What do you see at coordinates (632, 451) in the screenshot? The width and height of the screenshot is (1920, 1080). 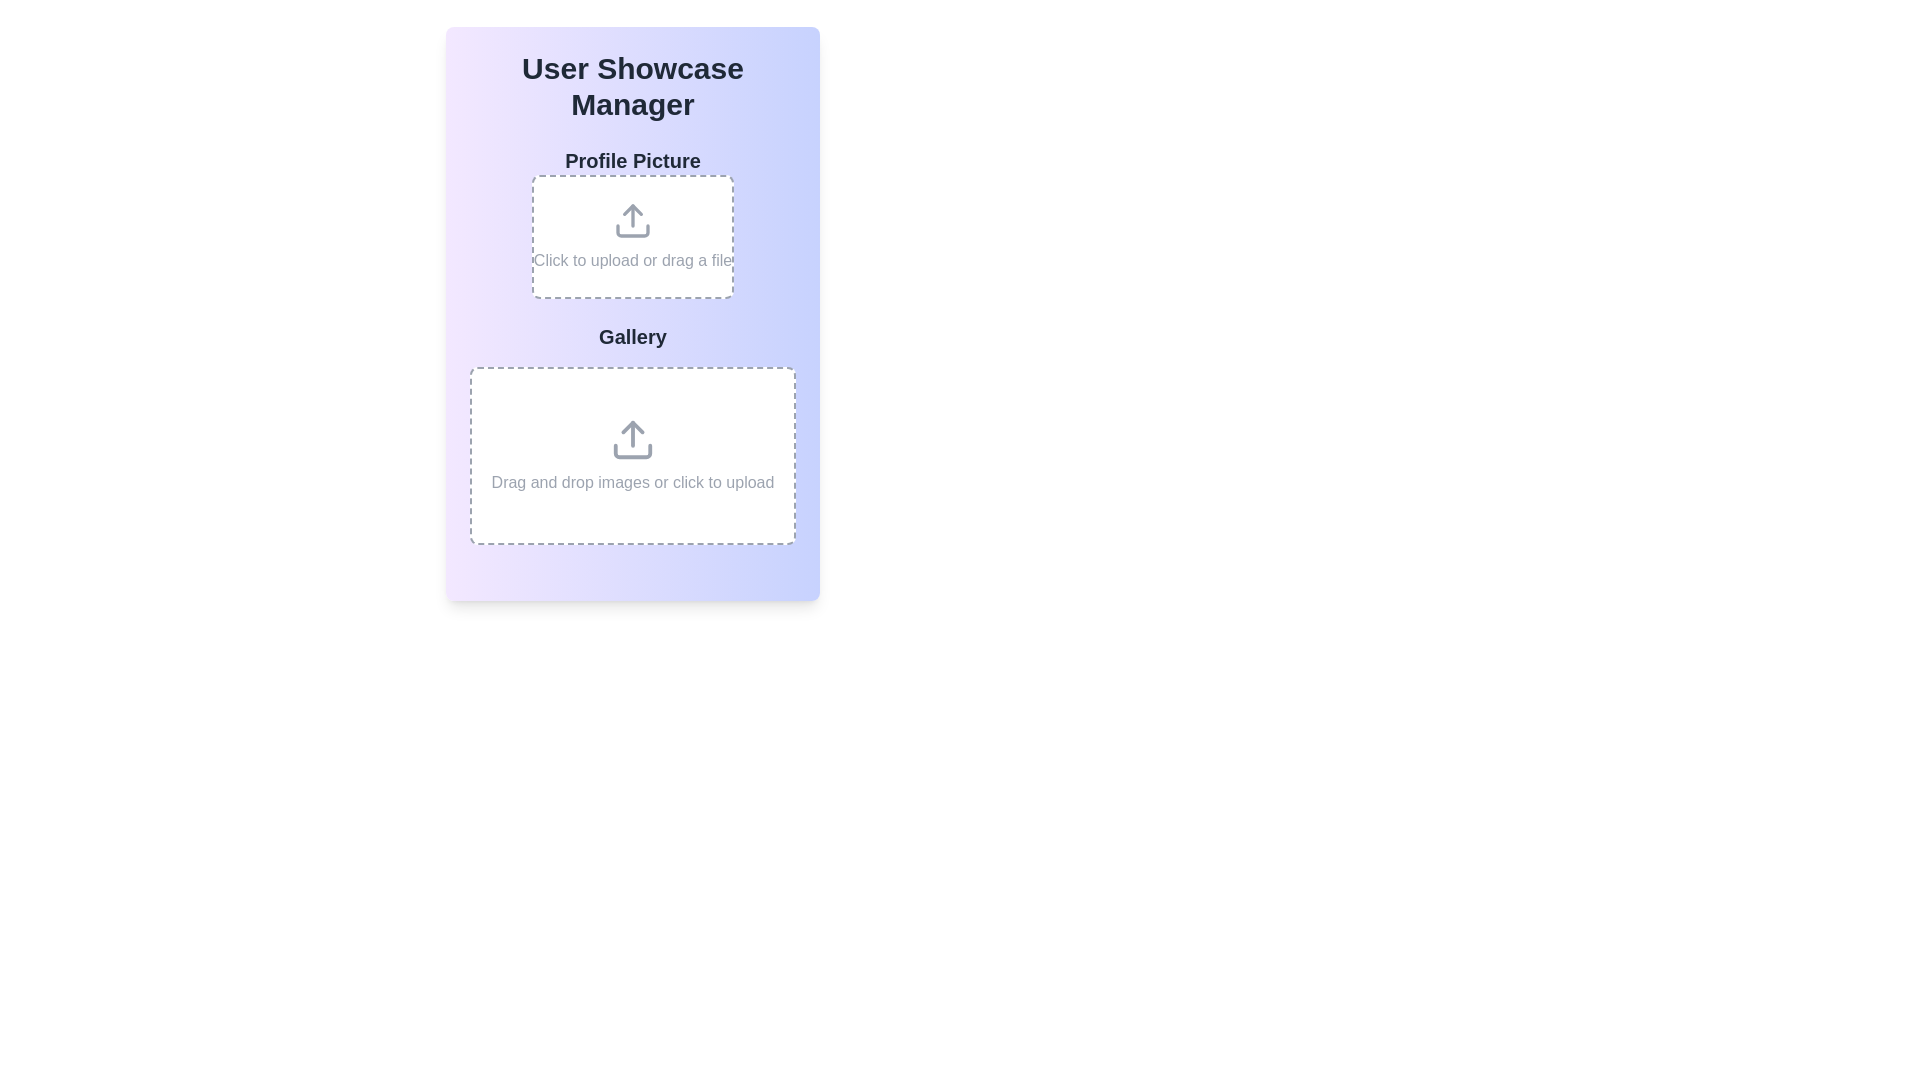 I see `the gray bar-shaped graphical component that forms the base of the upload icon, located beneath the upward-pointing arrow in the SVG` at bounding box center [632, 451].